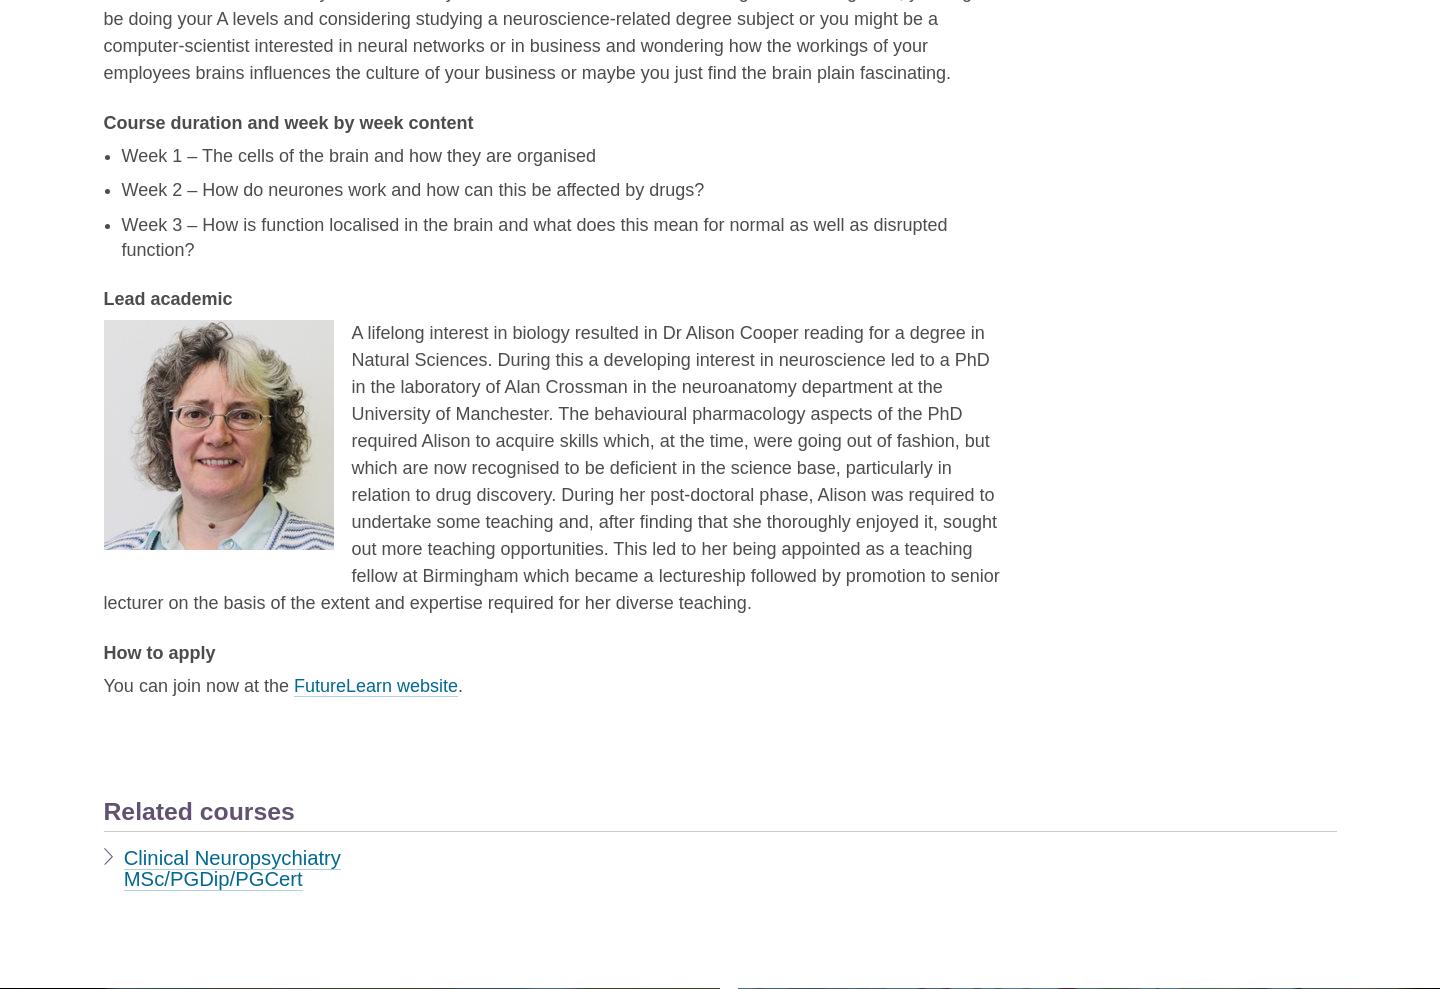  I want to click on 'Course duration and week by week content', so click(102, 122).